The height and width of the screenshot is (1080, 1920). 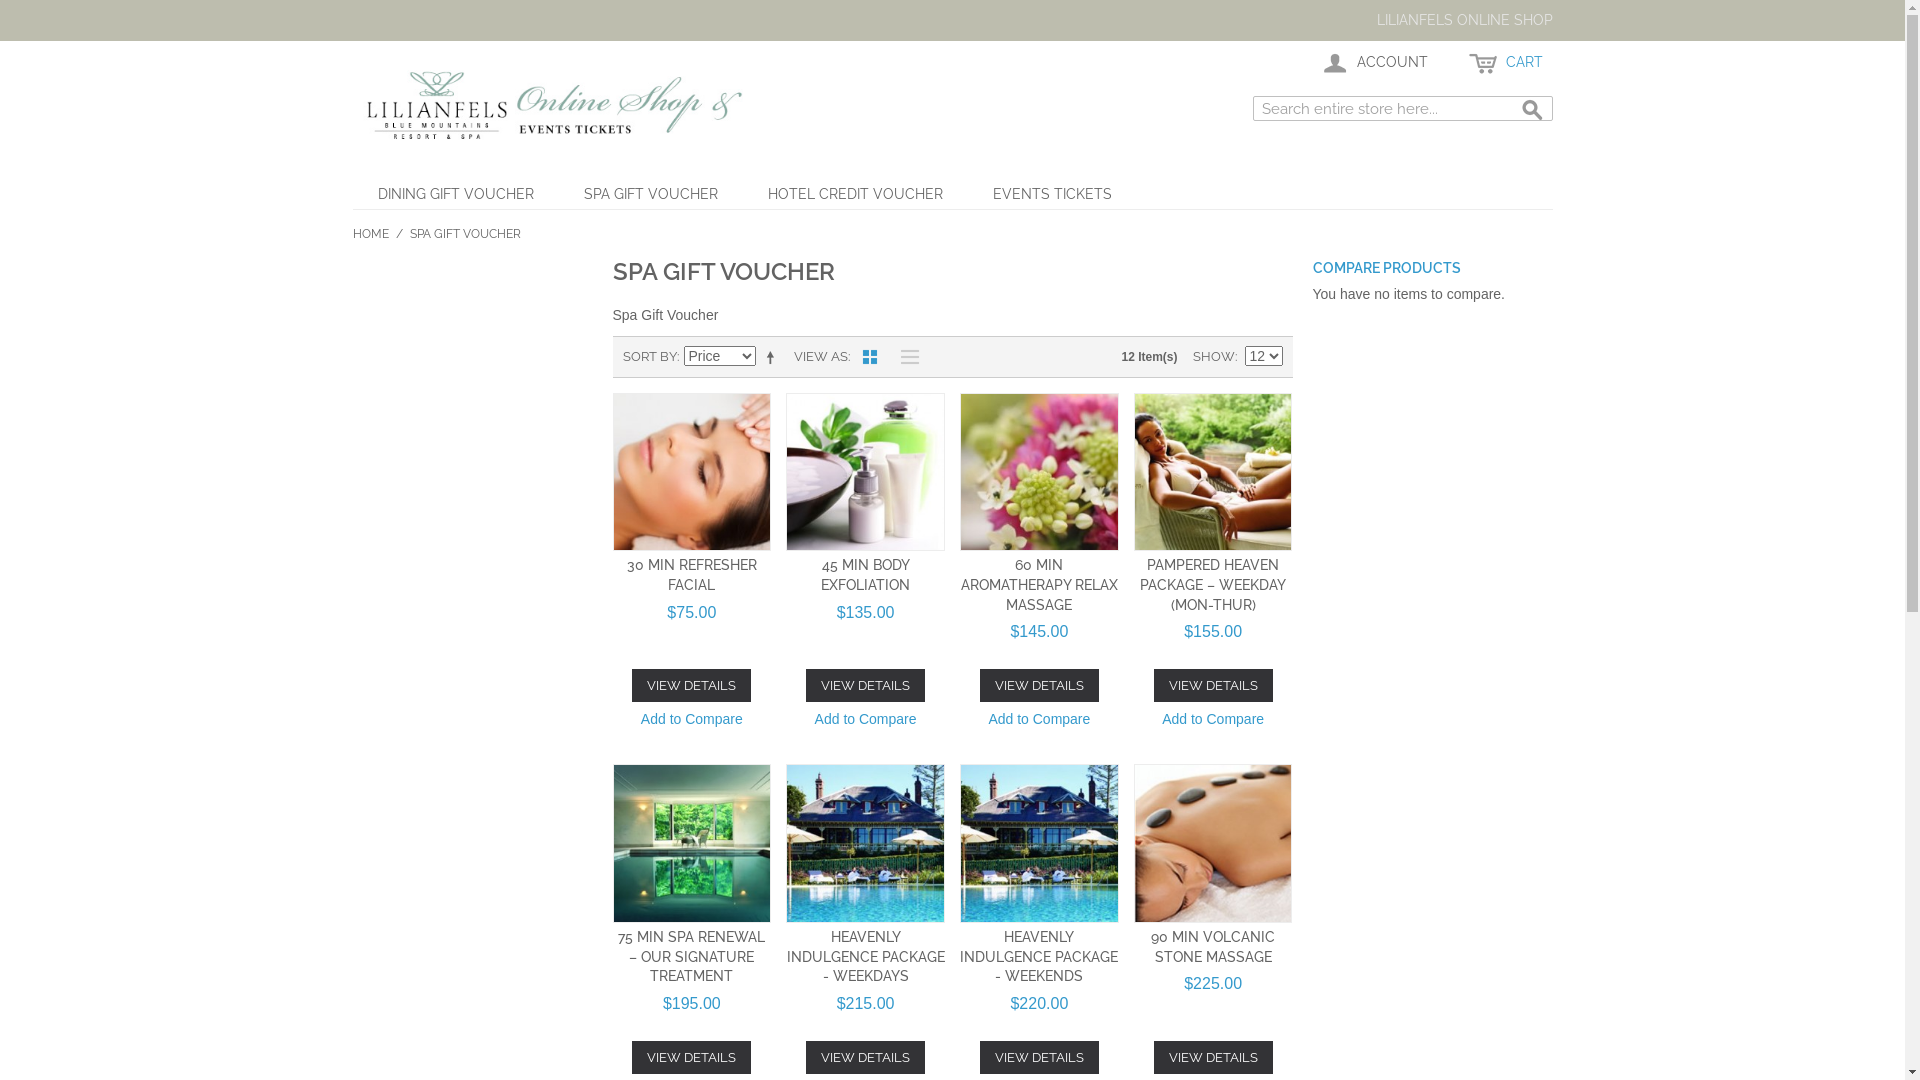 I want to click on '30 MIN REFRESHER FACIAL', so click(x=691, y=574).